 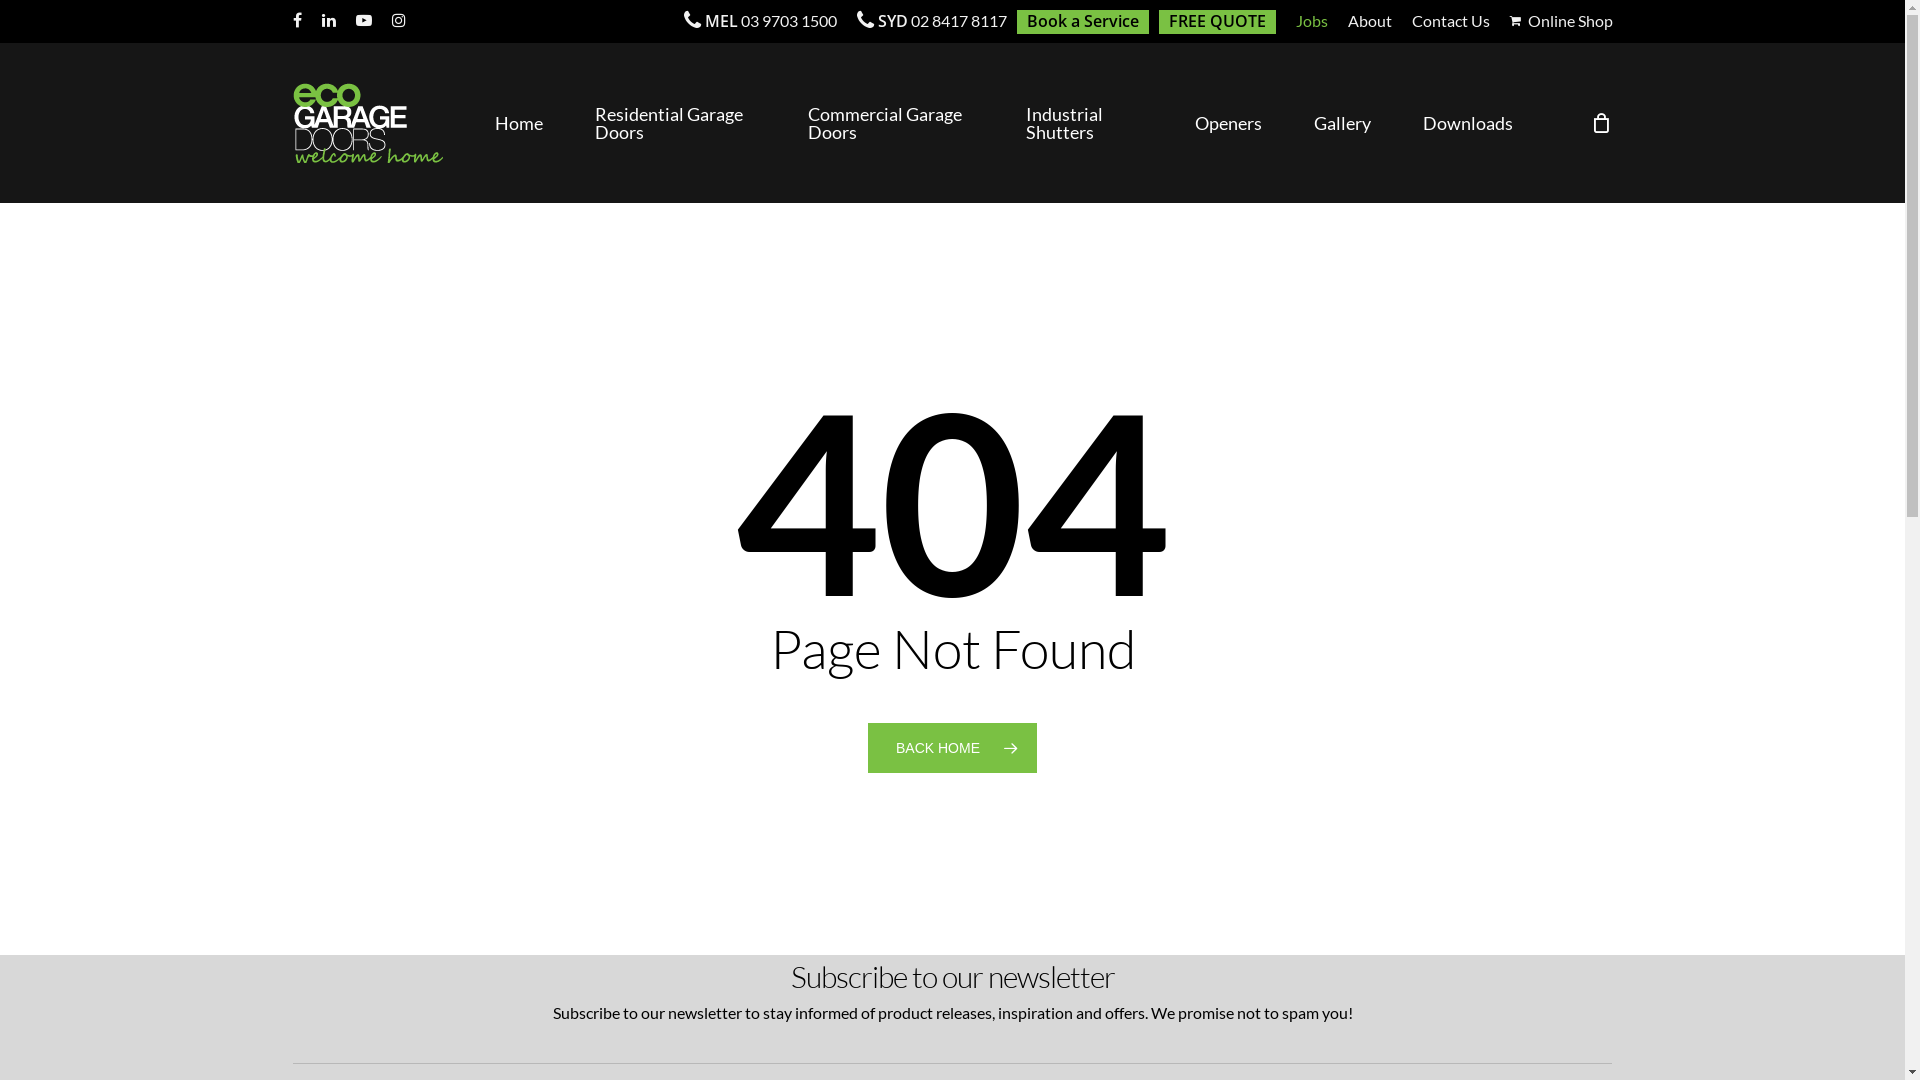 I want to click on 'Commercial Garage Doors', so click(x=807, y=123).